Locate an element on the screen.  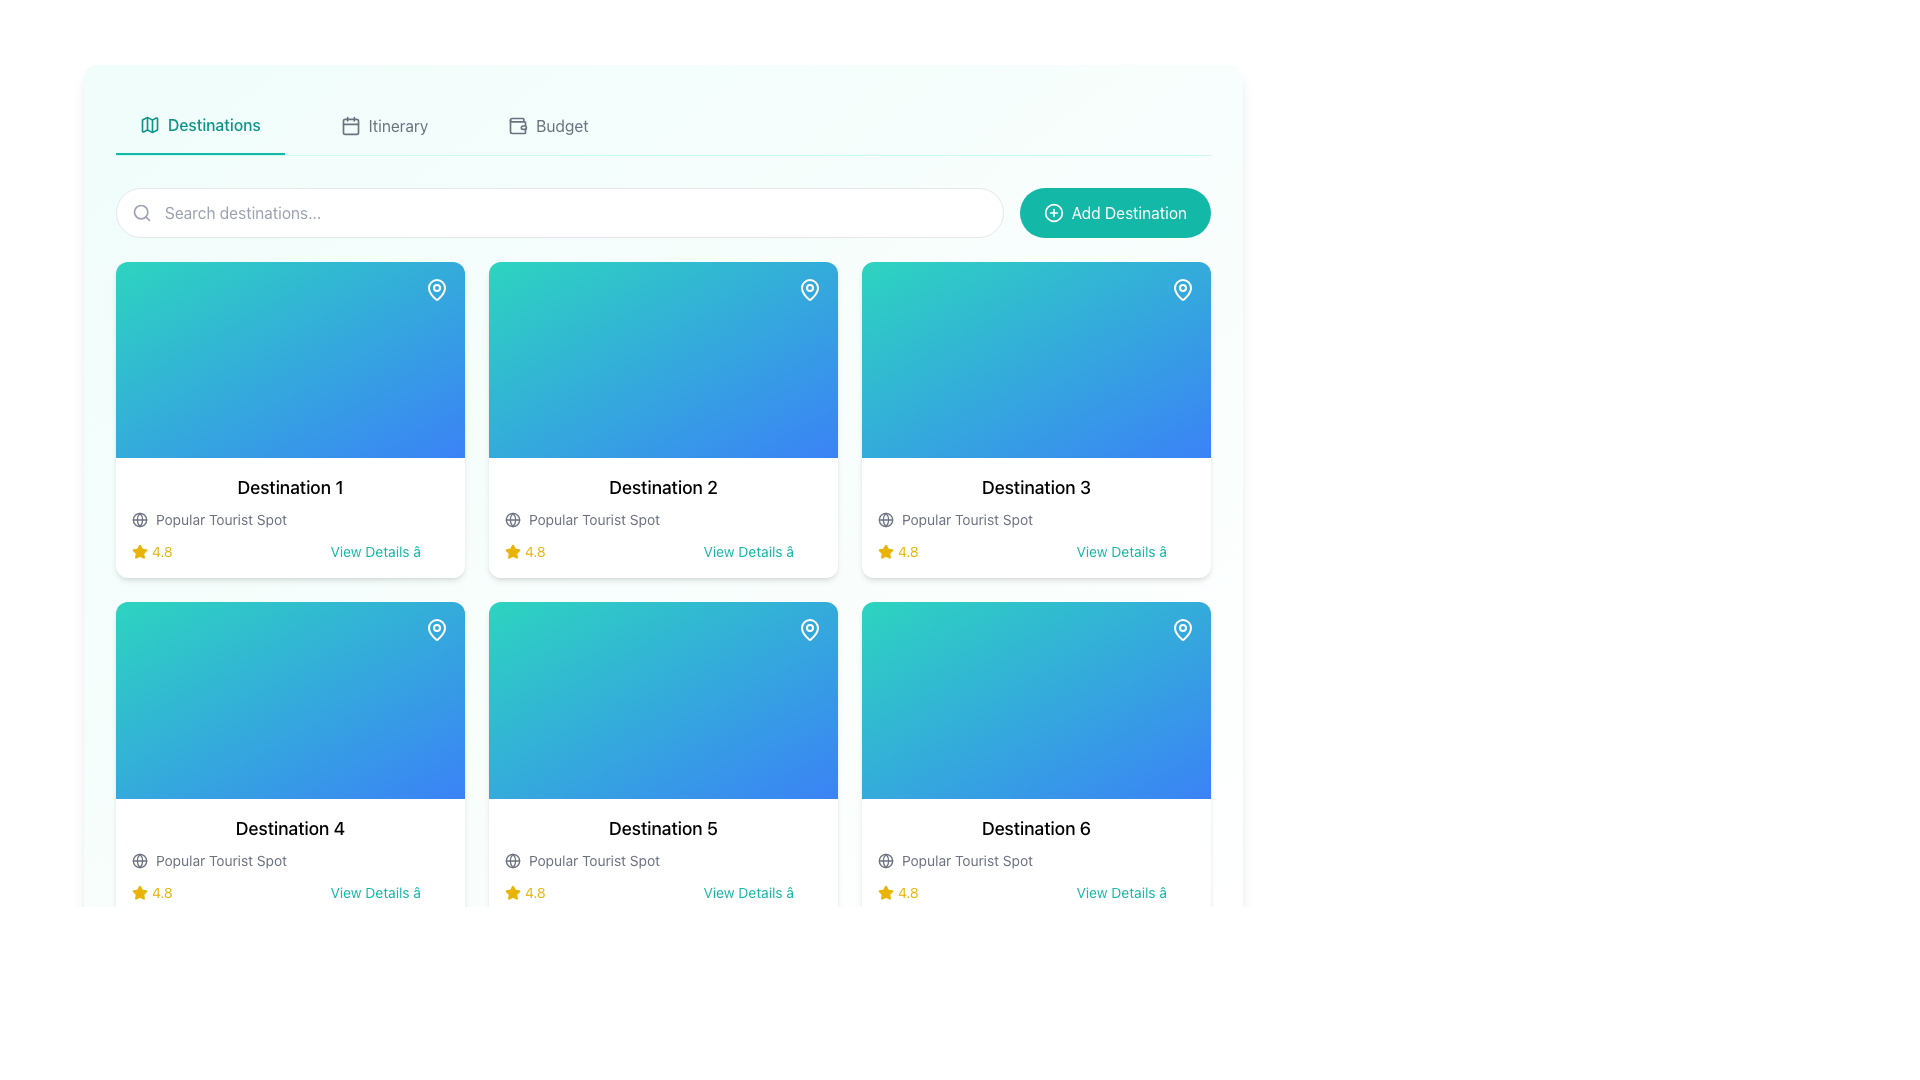
the text label displaying 'Popular Tourist Spot' which is located within the card labeled 'Destination 1' is located at coordinates (221, 519).